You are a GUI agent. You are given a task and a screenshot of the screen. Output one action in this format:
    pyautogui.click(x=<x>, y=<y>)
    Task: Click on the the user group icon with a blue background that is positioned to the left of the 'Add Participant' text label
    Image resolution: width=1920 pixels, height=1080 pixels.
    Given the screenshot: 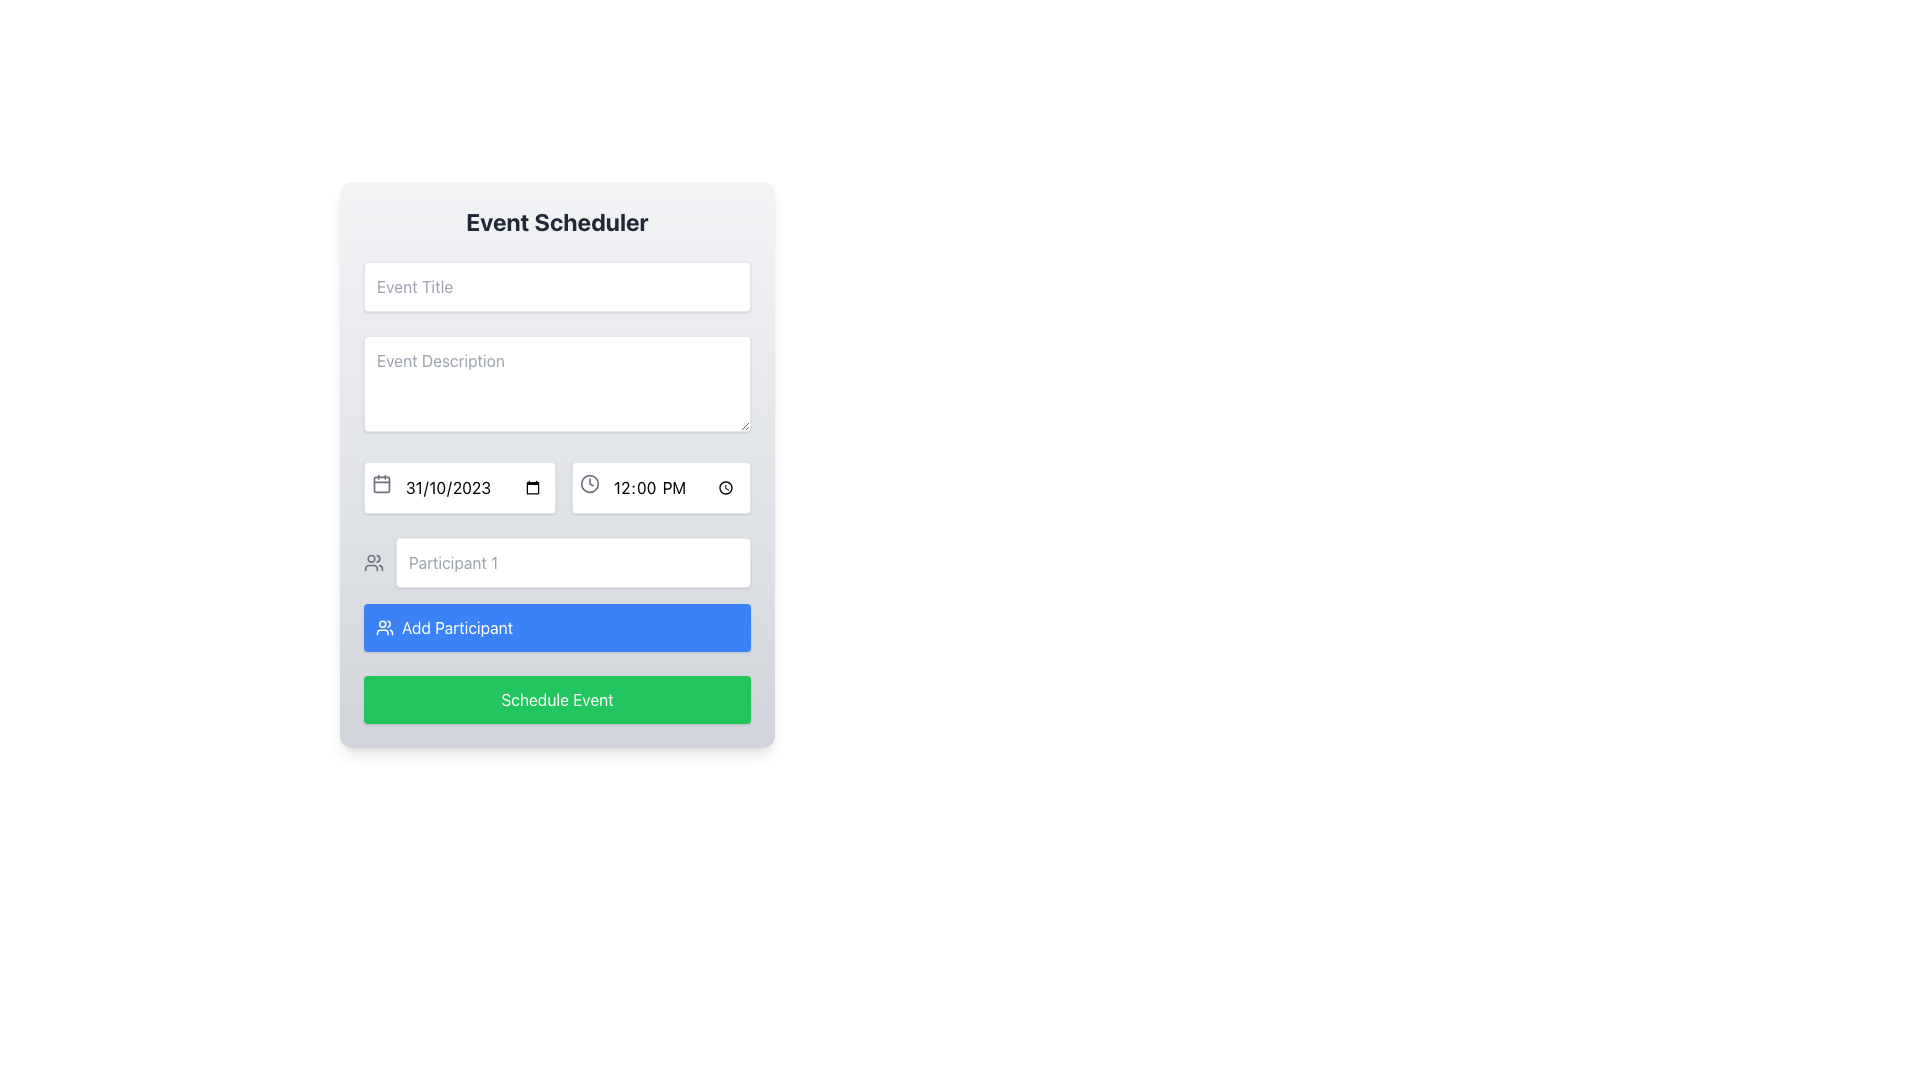 What is the action you would take?
    pyautogui.click(x=384, y=627)
    